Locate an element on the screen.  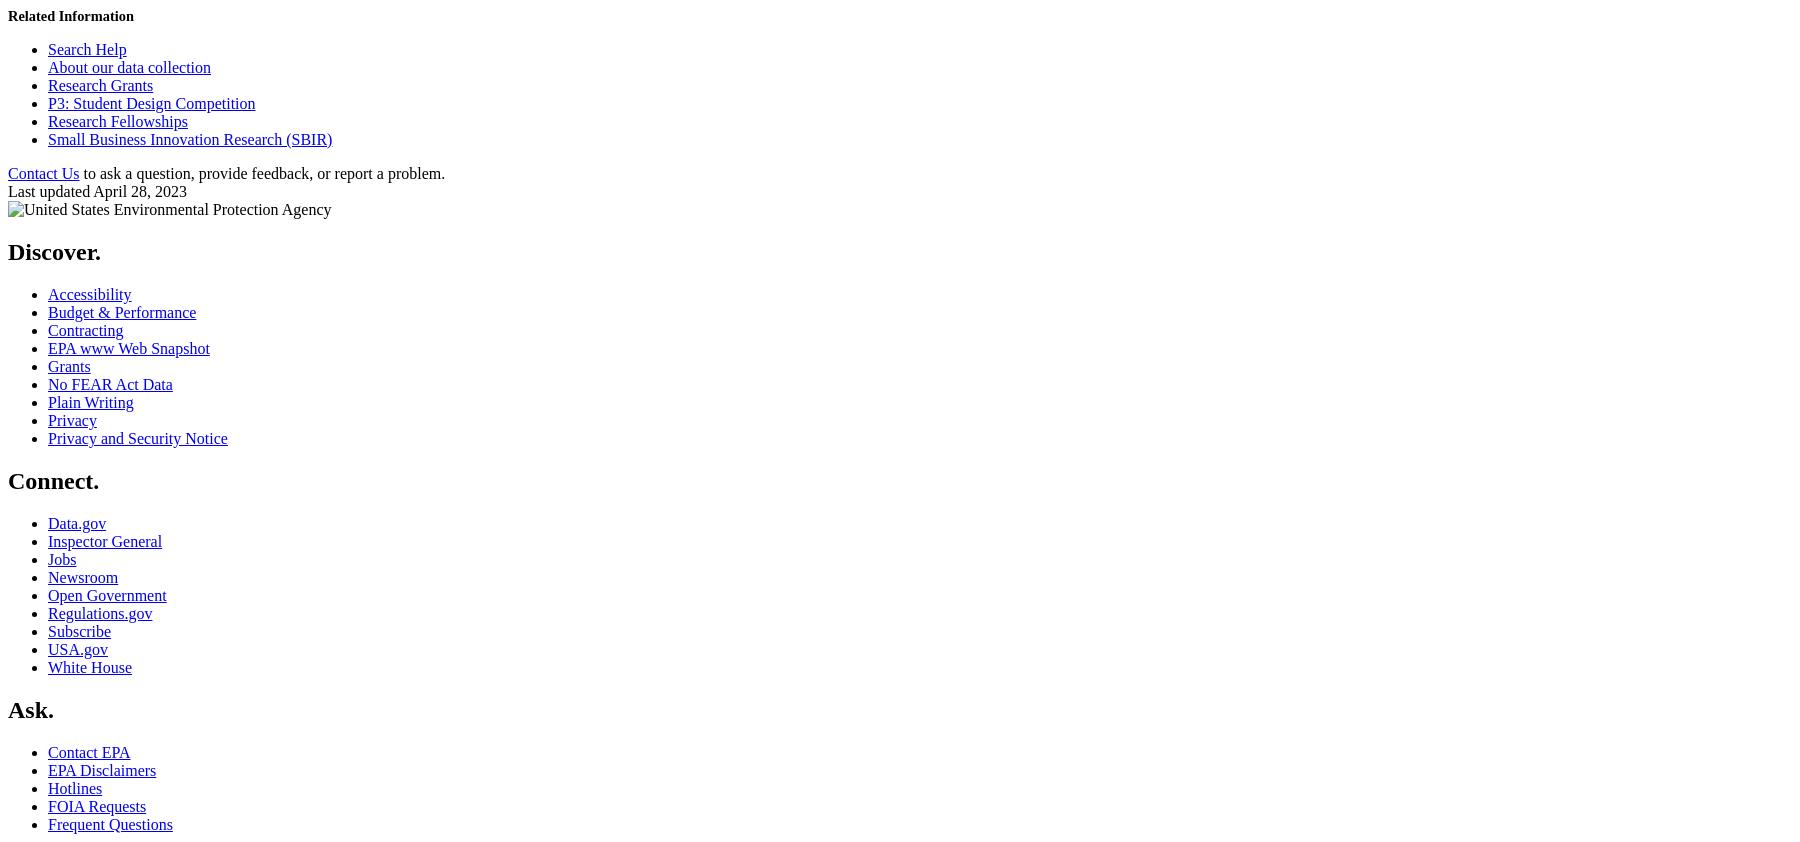
'Ask.' is located at coordinates (29, 708).